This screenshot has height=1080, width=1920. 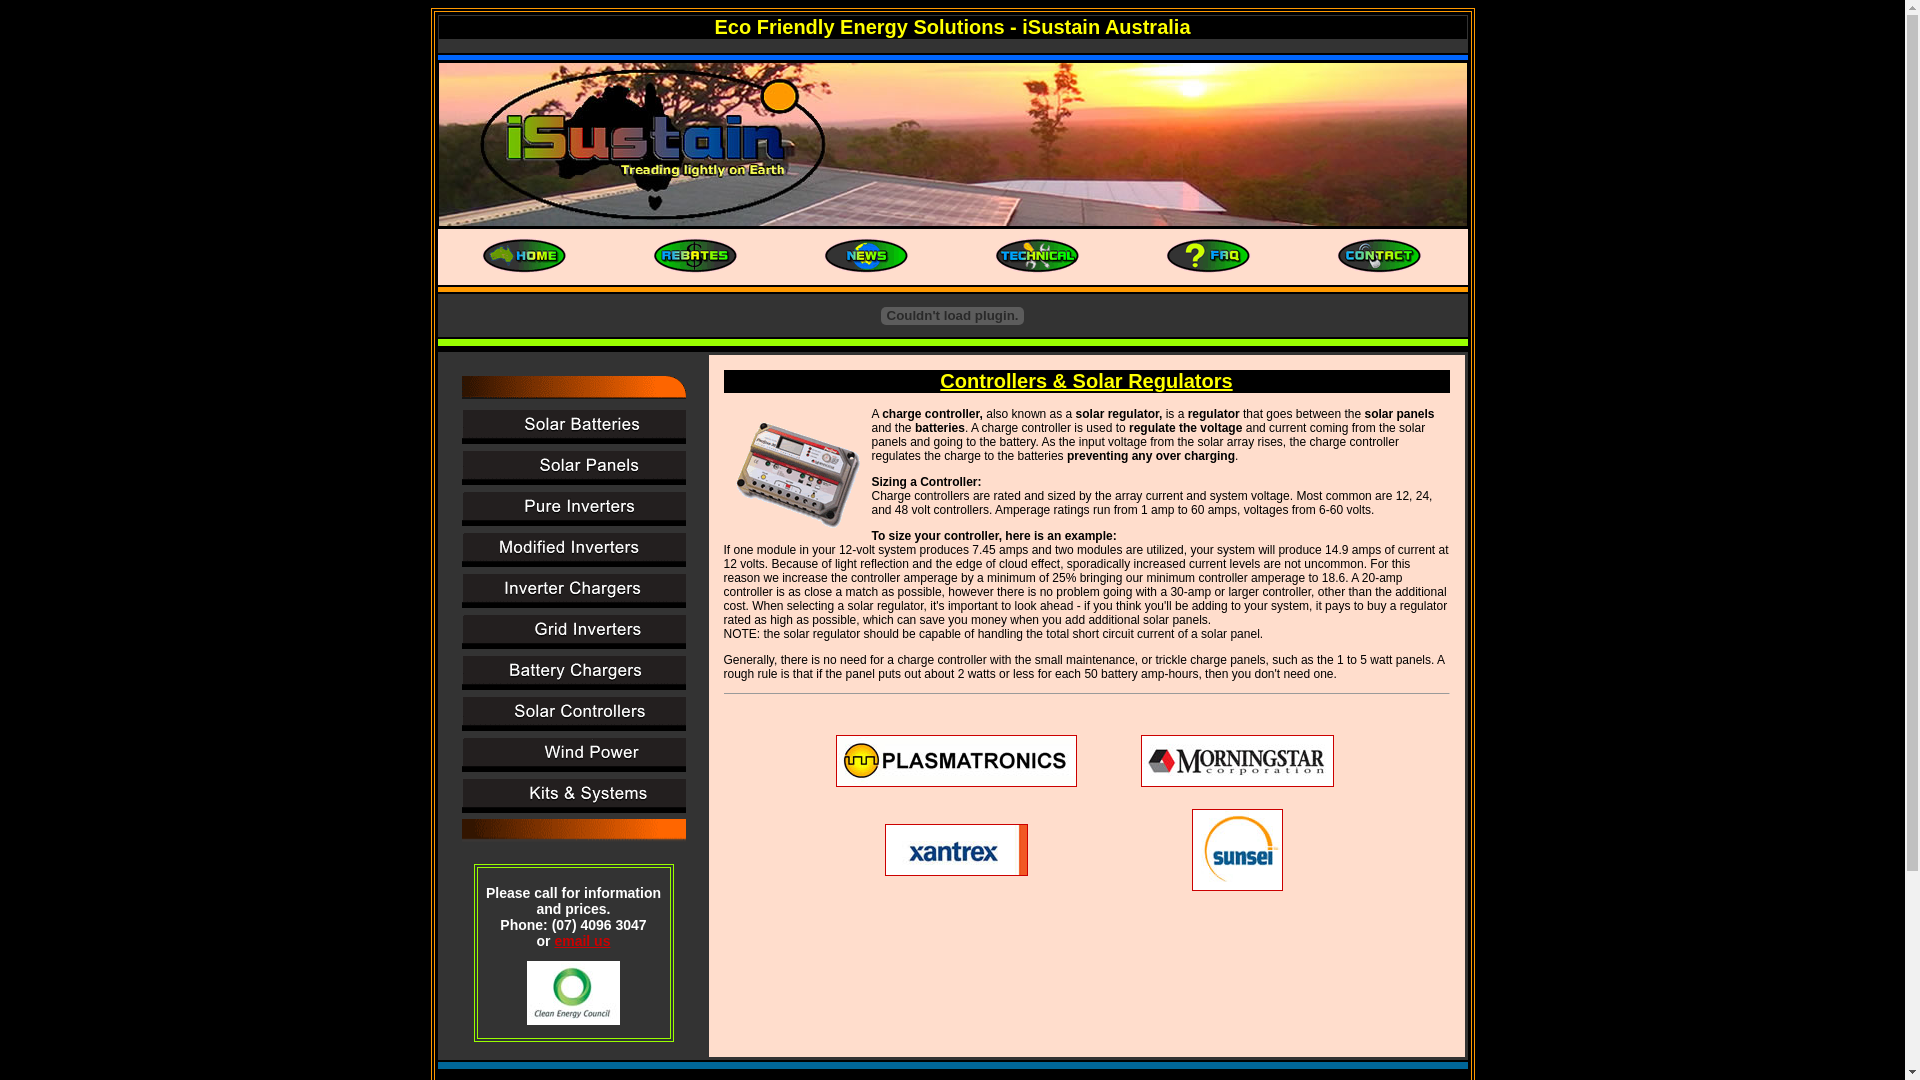 I want to click on 'email us', so click(x=580, y=941).